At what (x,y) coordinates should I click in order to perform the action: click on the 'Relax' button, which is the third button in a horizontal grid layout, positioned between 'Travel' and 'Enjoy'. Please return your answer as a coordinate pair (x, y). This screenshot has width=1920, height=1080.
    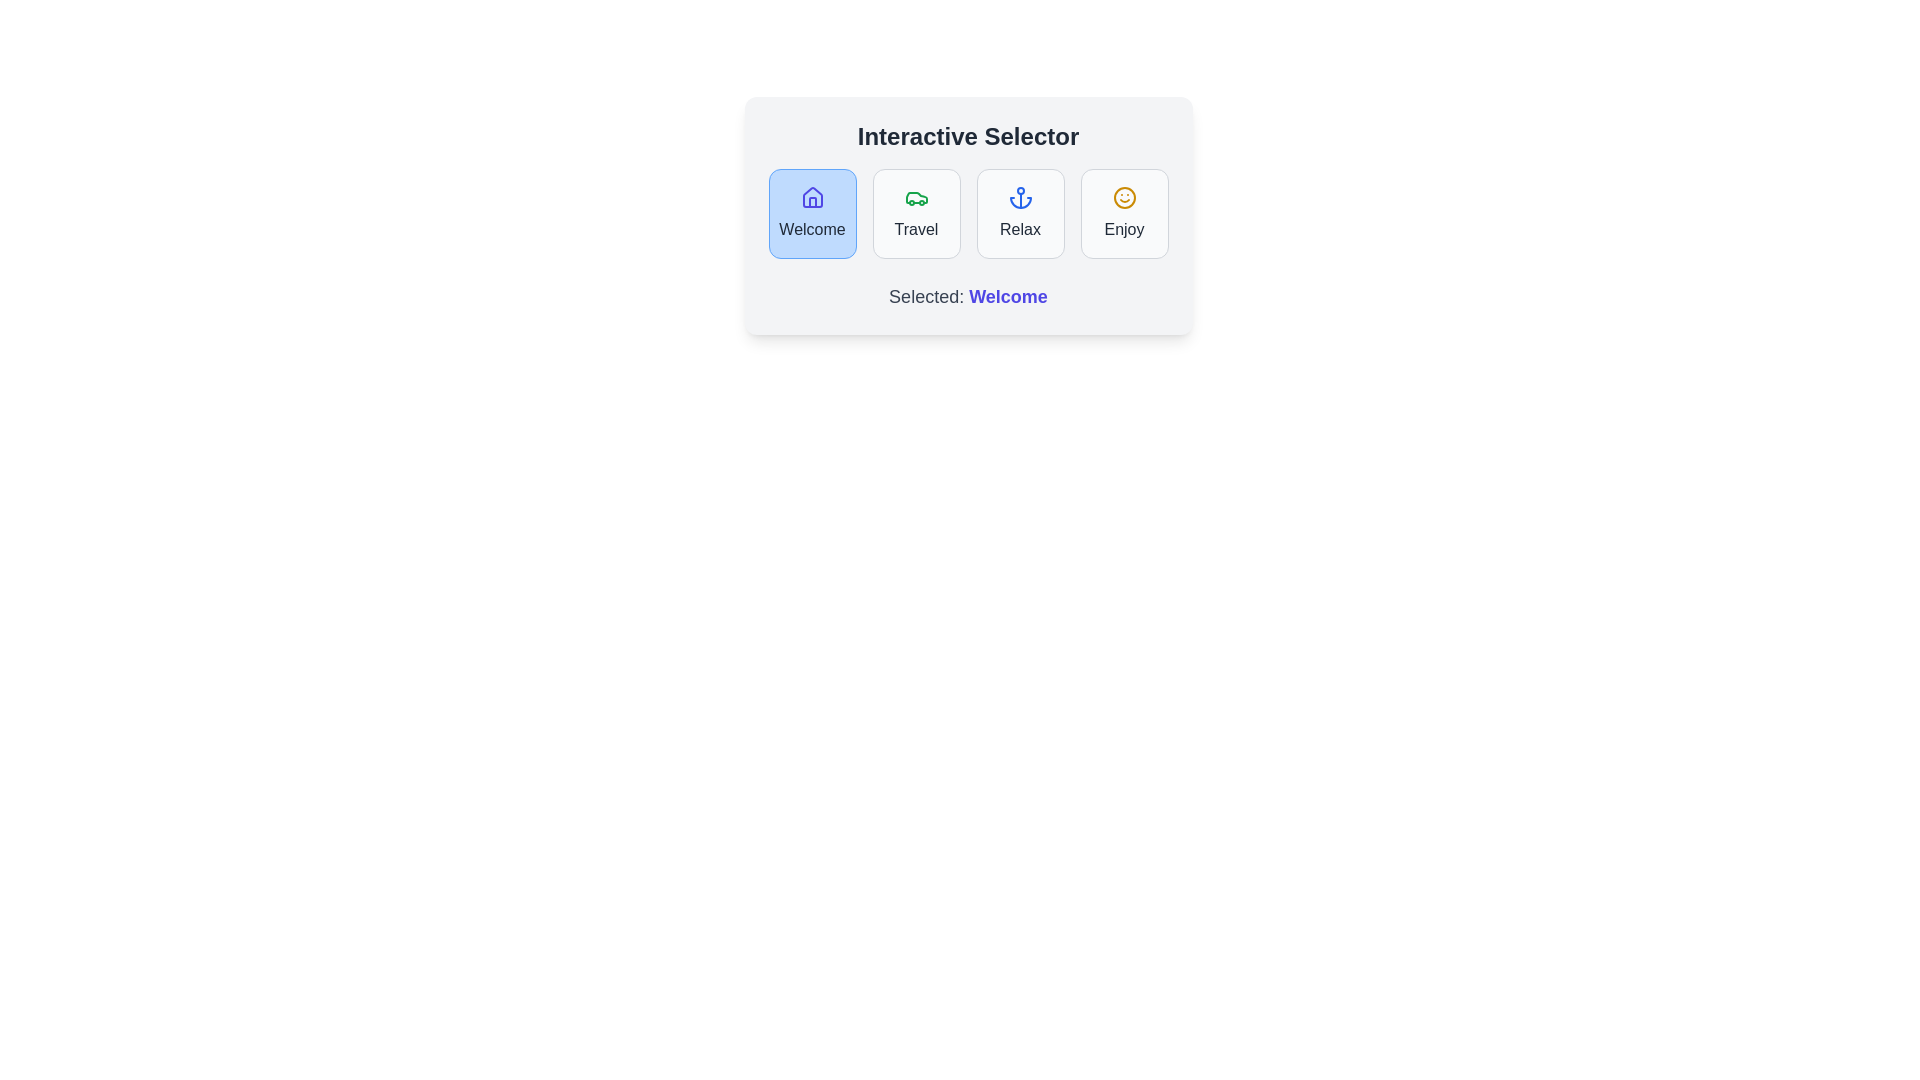
    Looking at the image, I should click on (1020, 213).